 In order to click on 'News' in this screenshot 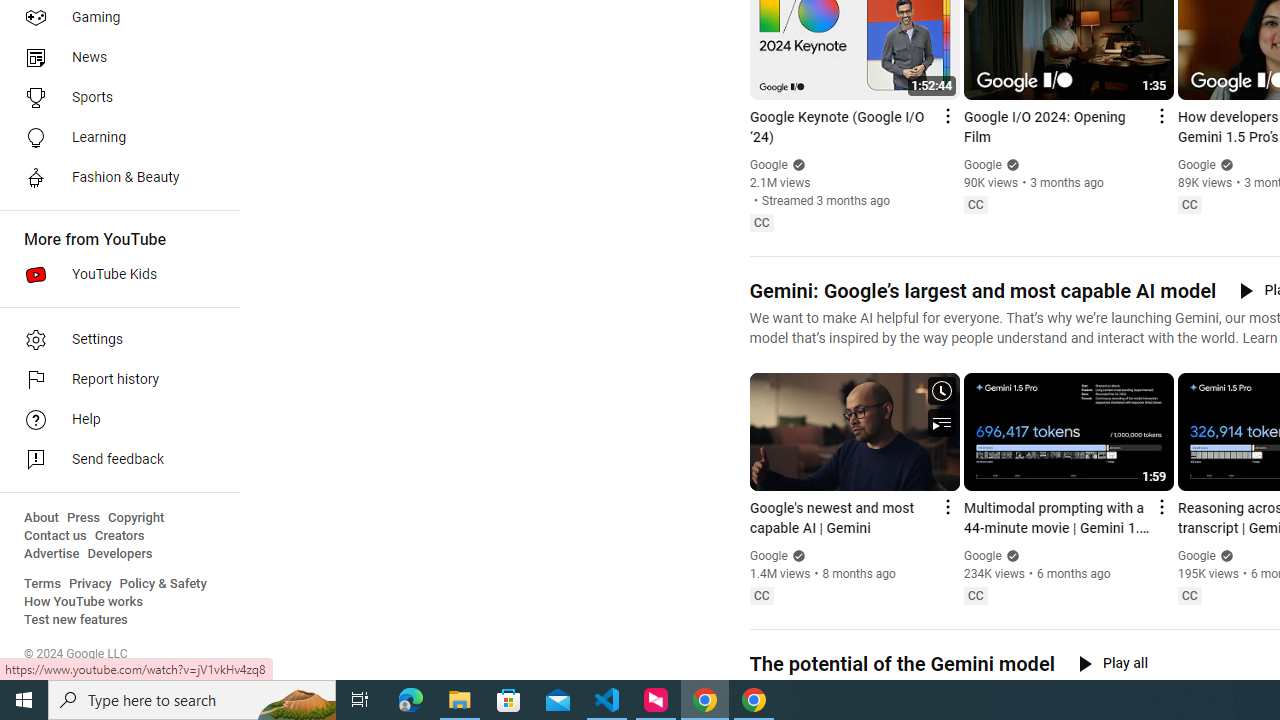, I will do `click(112, 56)`.